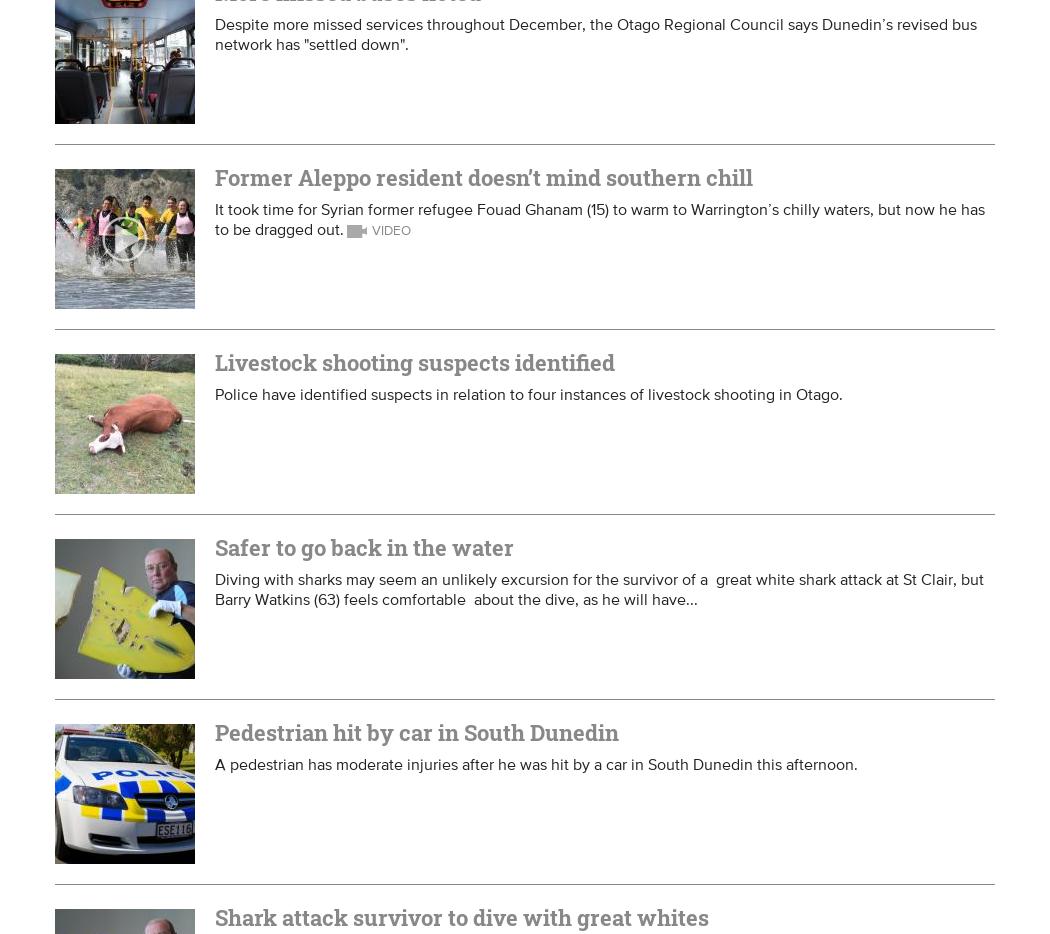  I want to click on 'Shark attack survivor to dive with great whites', so click(462, 917).